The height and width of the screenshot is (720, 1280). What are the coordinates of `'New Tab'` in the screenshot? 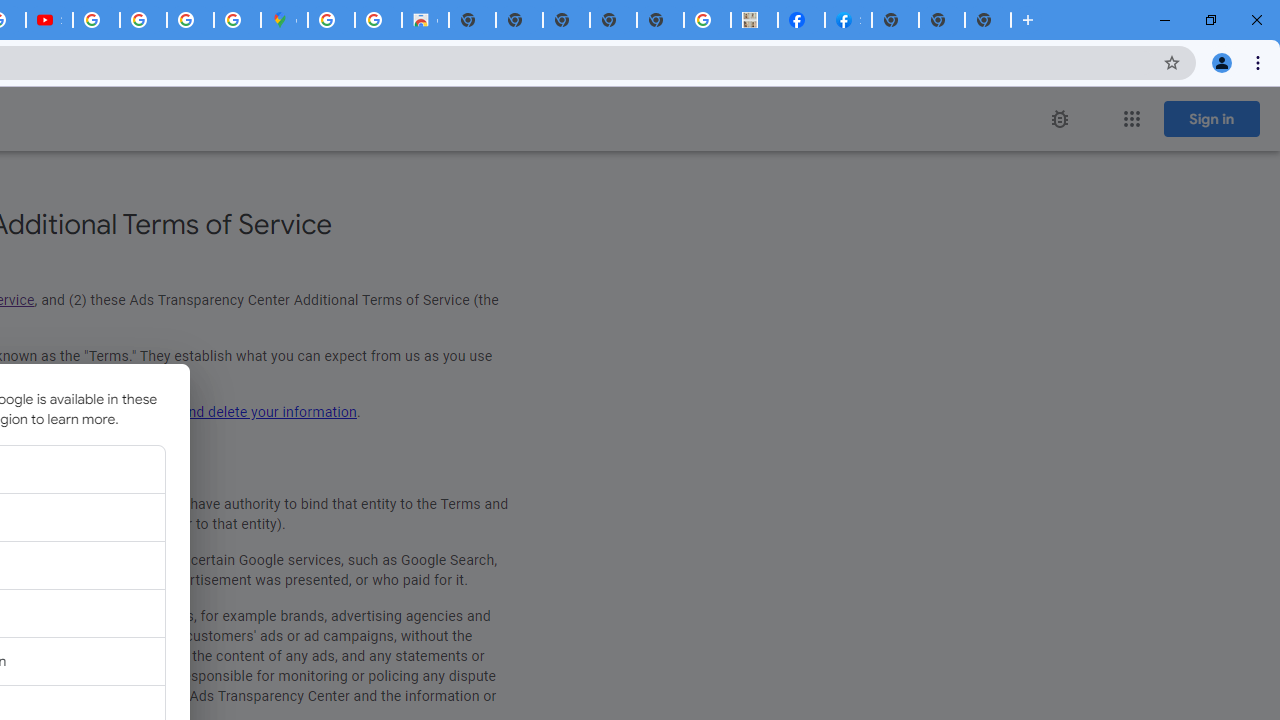 It's located at (988, 20).